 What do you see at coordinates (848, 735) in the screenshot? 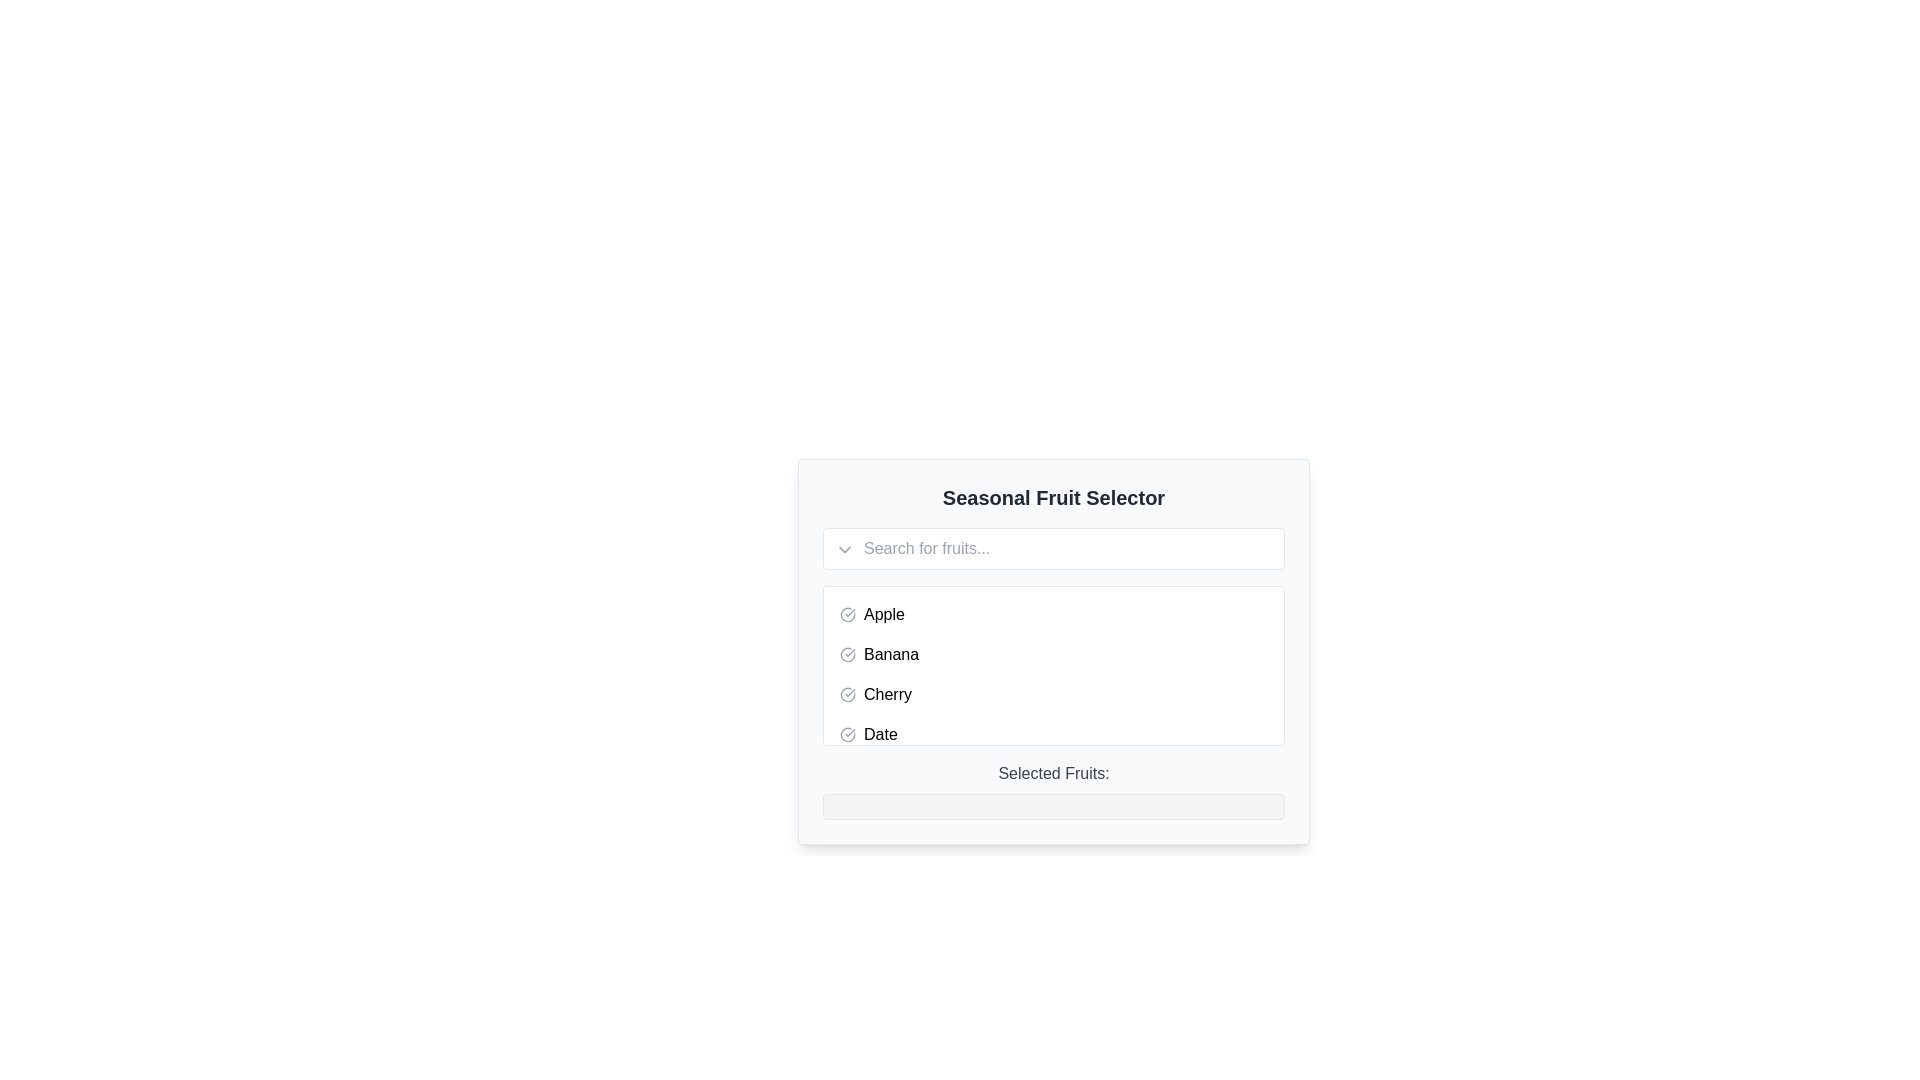
I see `the visual indicator icon for the 'Date' entry located in the 'Seasonal Fruit Selector' section, which is the fourth option in the selectable list` at bounding box center [848, 735].